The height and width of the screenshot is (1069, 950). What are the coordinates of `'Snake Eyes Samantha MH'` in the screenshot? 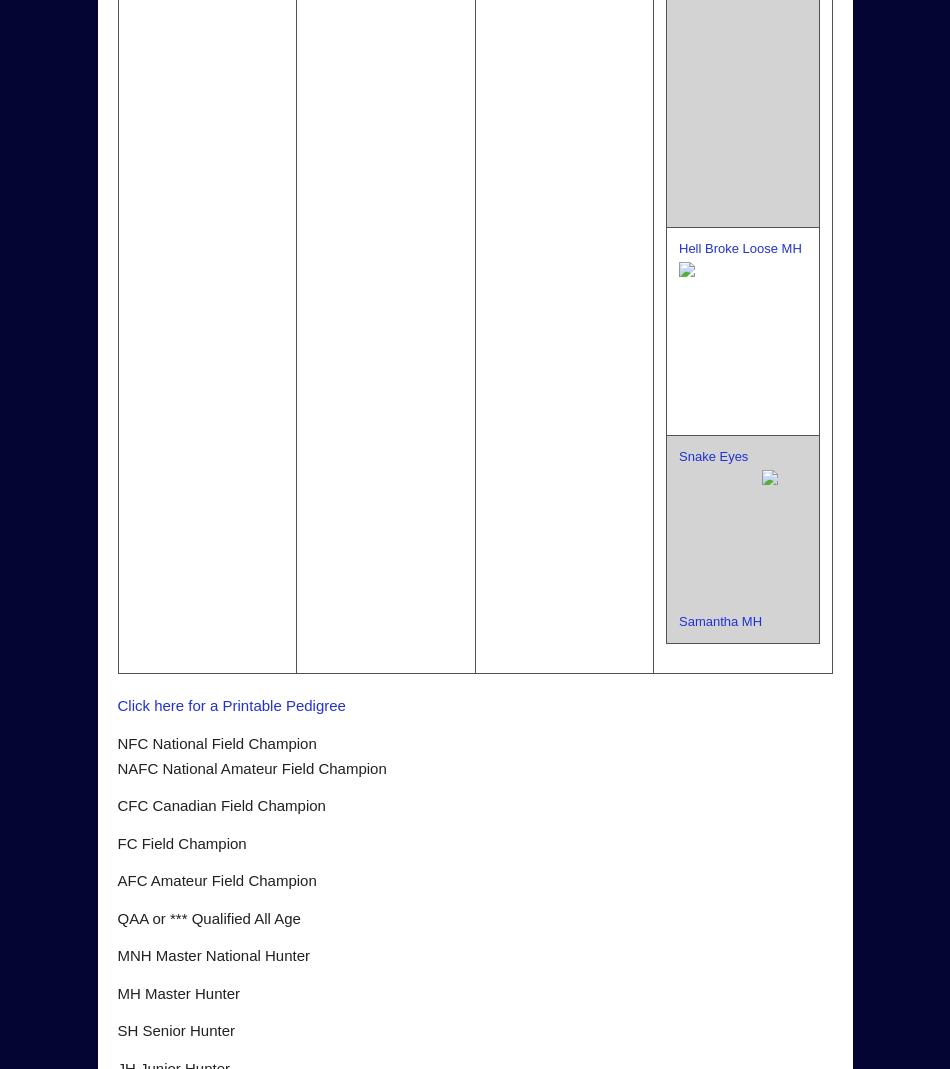 It's located at (719, 538).